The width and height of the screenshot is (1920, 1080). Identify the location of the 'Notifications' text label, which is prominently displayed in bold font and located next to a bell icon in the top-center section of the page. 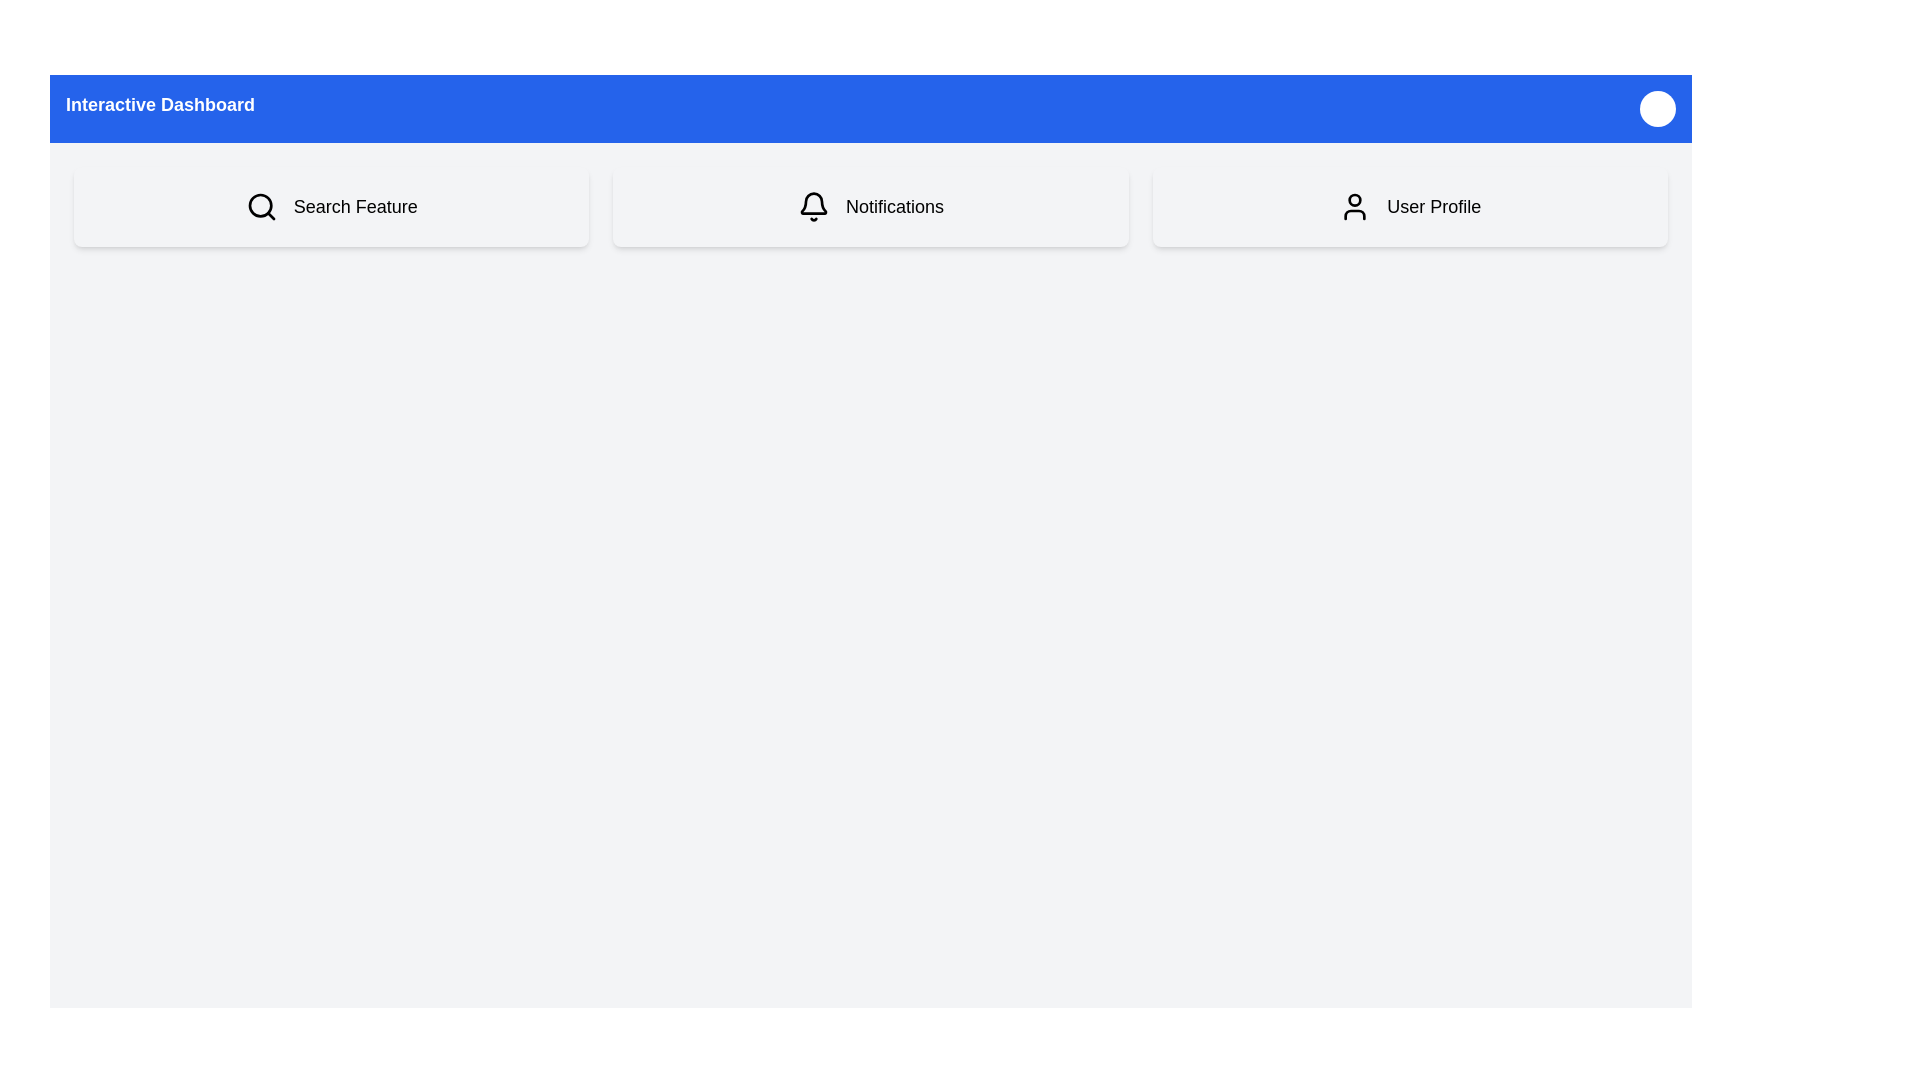
(893, 207).